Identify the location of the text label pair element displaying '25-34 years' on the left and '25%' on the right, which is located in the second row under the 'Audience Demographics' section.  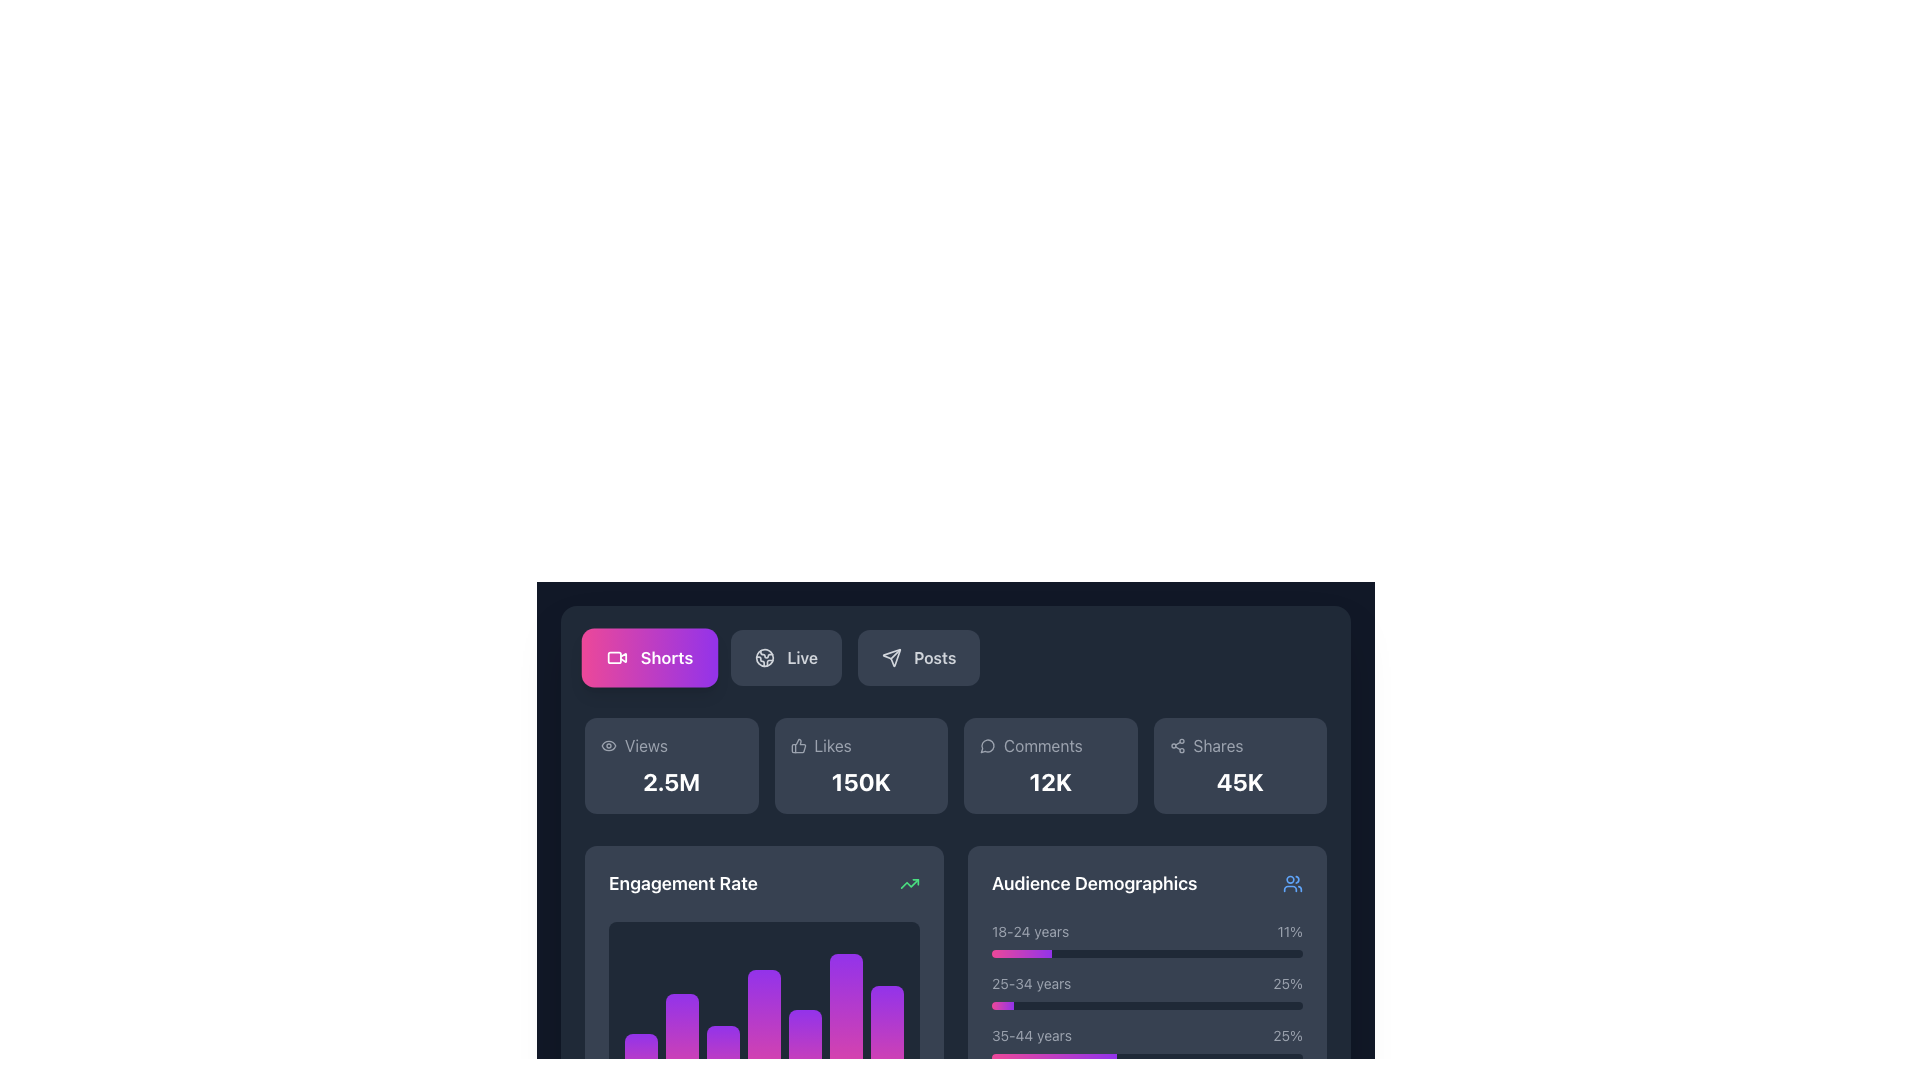
(1147, 982).